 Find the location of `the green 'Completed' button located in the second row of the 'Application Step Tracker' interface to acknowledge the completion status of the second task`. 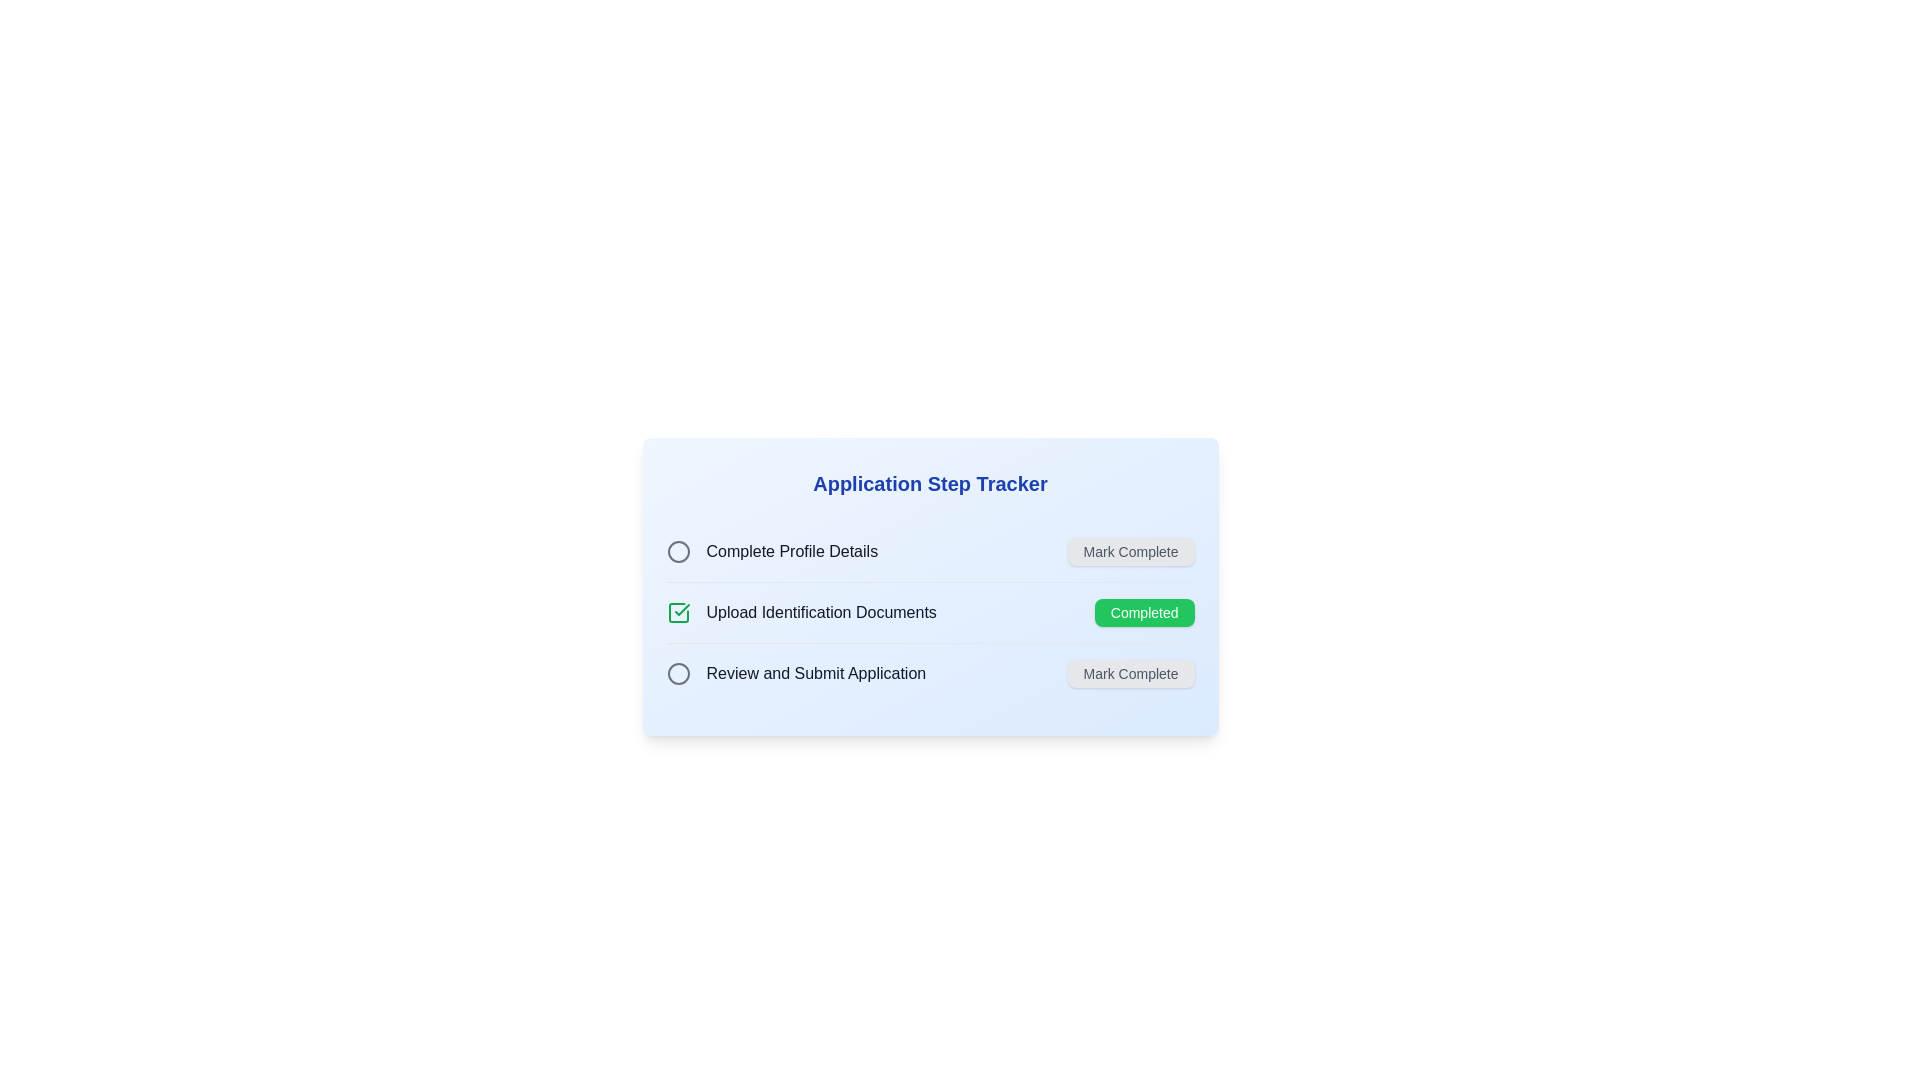

the green 'Completed' button located in the second row of the 'Application Step Tracker' interface to acknowledge the completion status of the second task is located at coordinates (1144, 612).